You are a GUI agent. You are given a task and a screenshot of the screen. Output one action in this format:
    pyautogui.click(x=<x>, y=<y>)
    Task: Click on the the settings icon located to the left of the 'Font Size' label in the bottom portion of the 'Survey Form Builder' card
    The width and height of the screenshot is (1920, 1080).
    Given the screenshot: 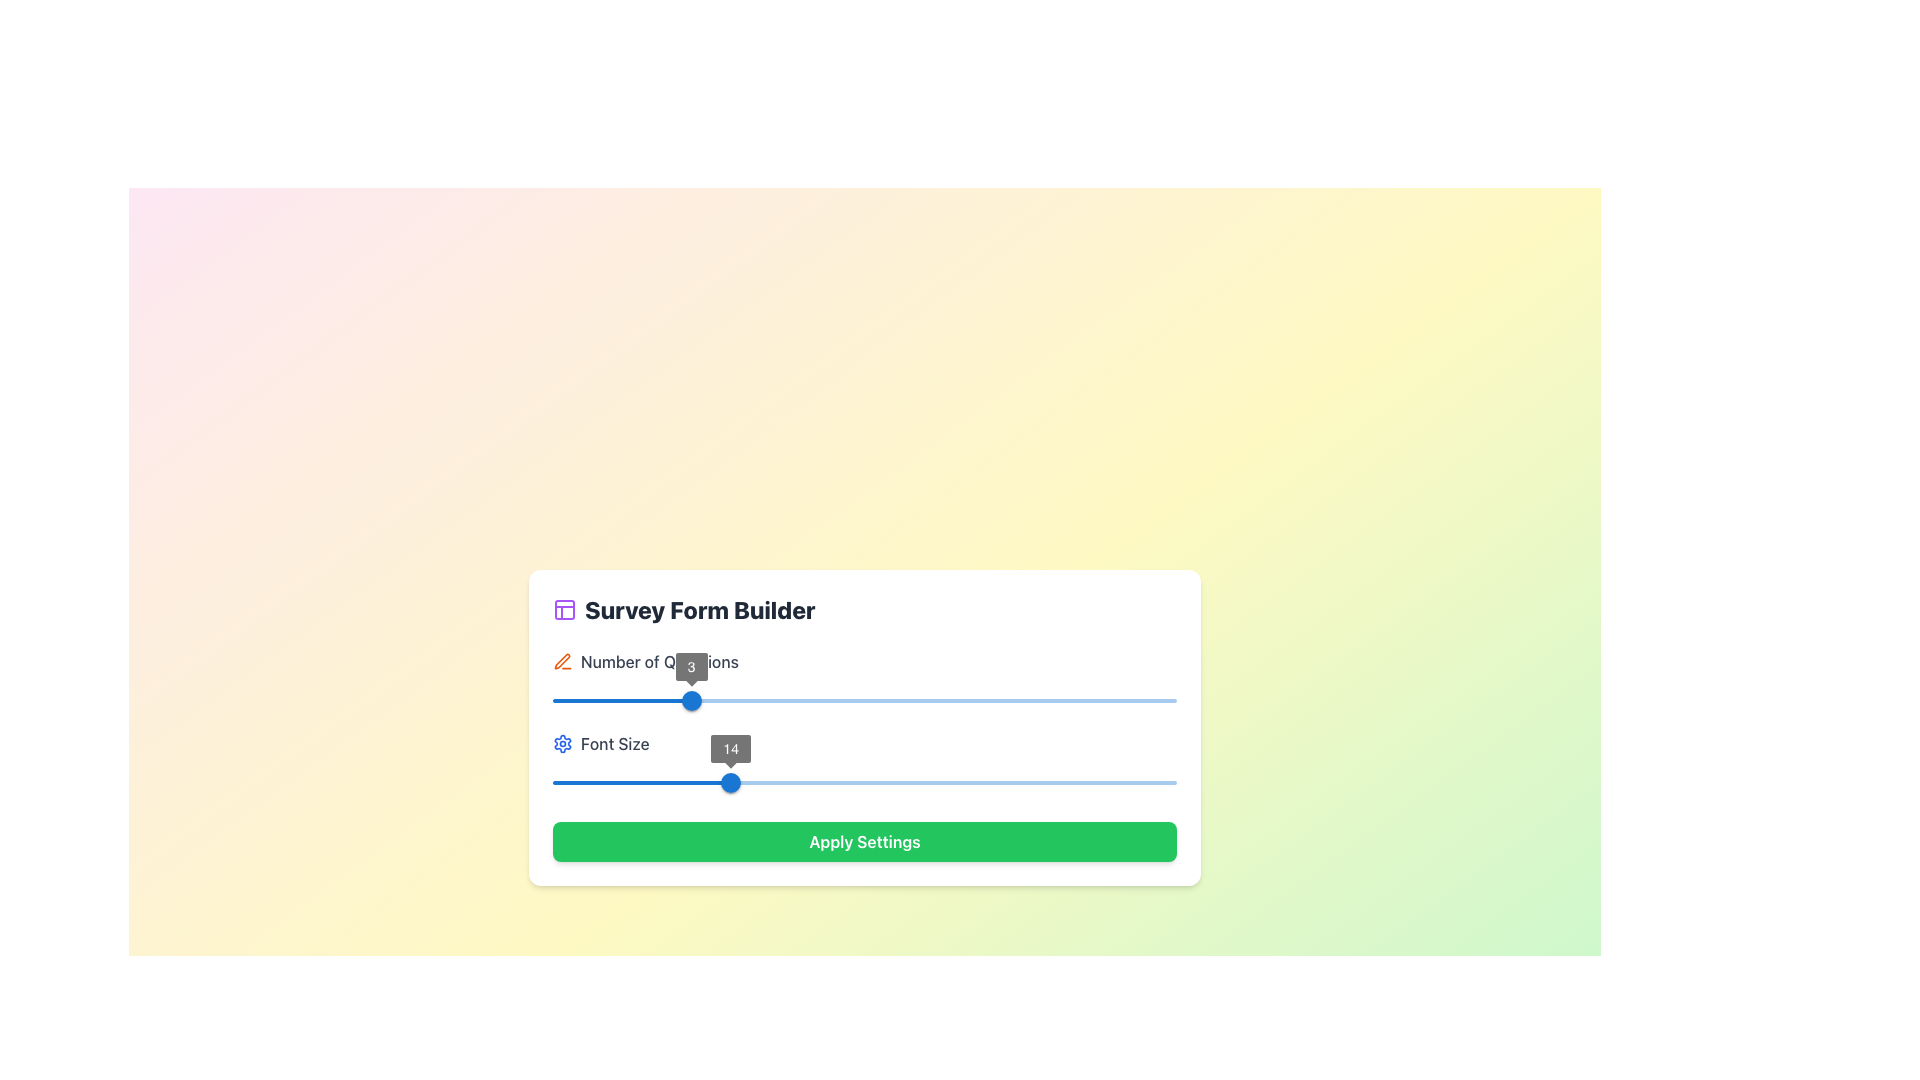 What is the action you would take?
    pyautogui.click(x=561, y=744)
    